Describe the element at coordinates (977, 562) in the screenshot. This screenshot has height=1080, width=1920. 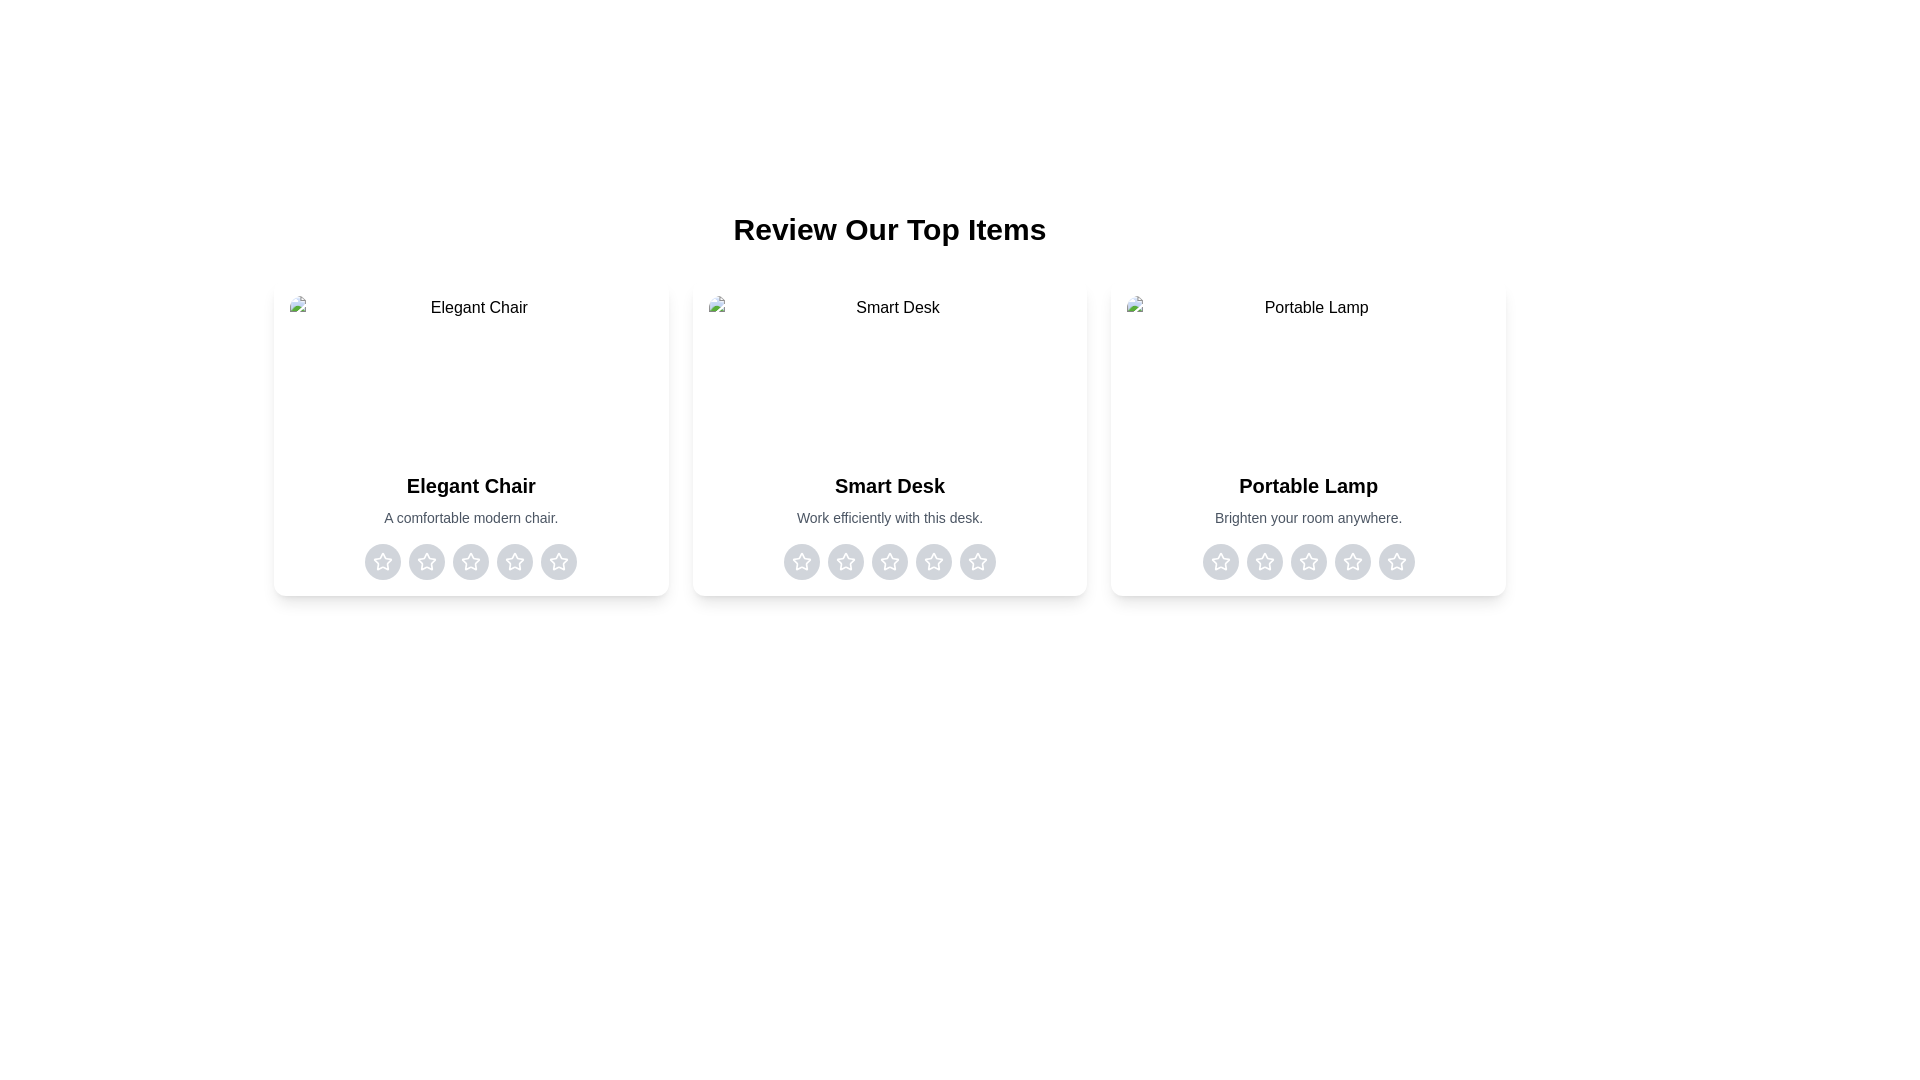
I see `the rating for the item 'Smart Desk' to 5 stars` at that location.